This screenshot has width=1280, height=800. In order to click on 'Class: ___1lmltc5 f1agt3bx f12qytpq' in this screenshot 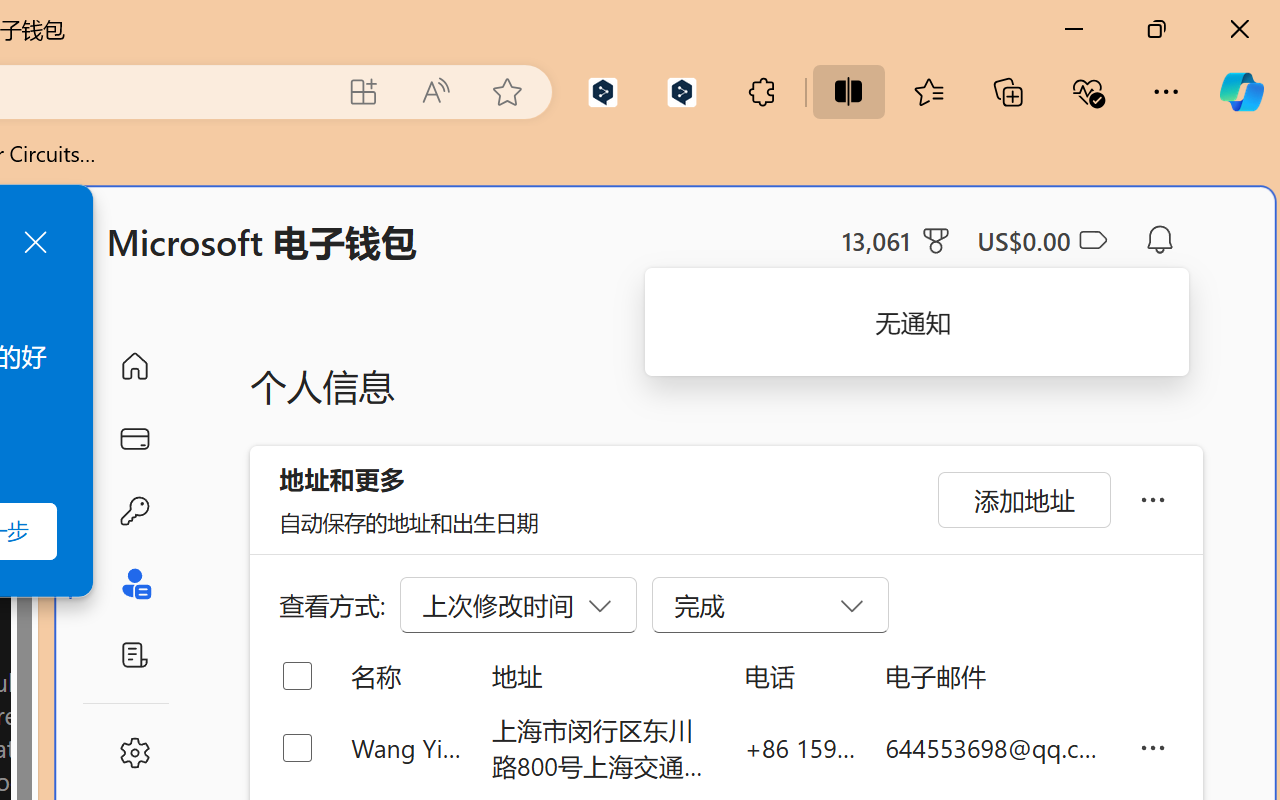, I will do `click(1091, 240)`.